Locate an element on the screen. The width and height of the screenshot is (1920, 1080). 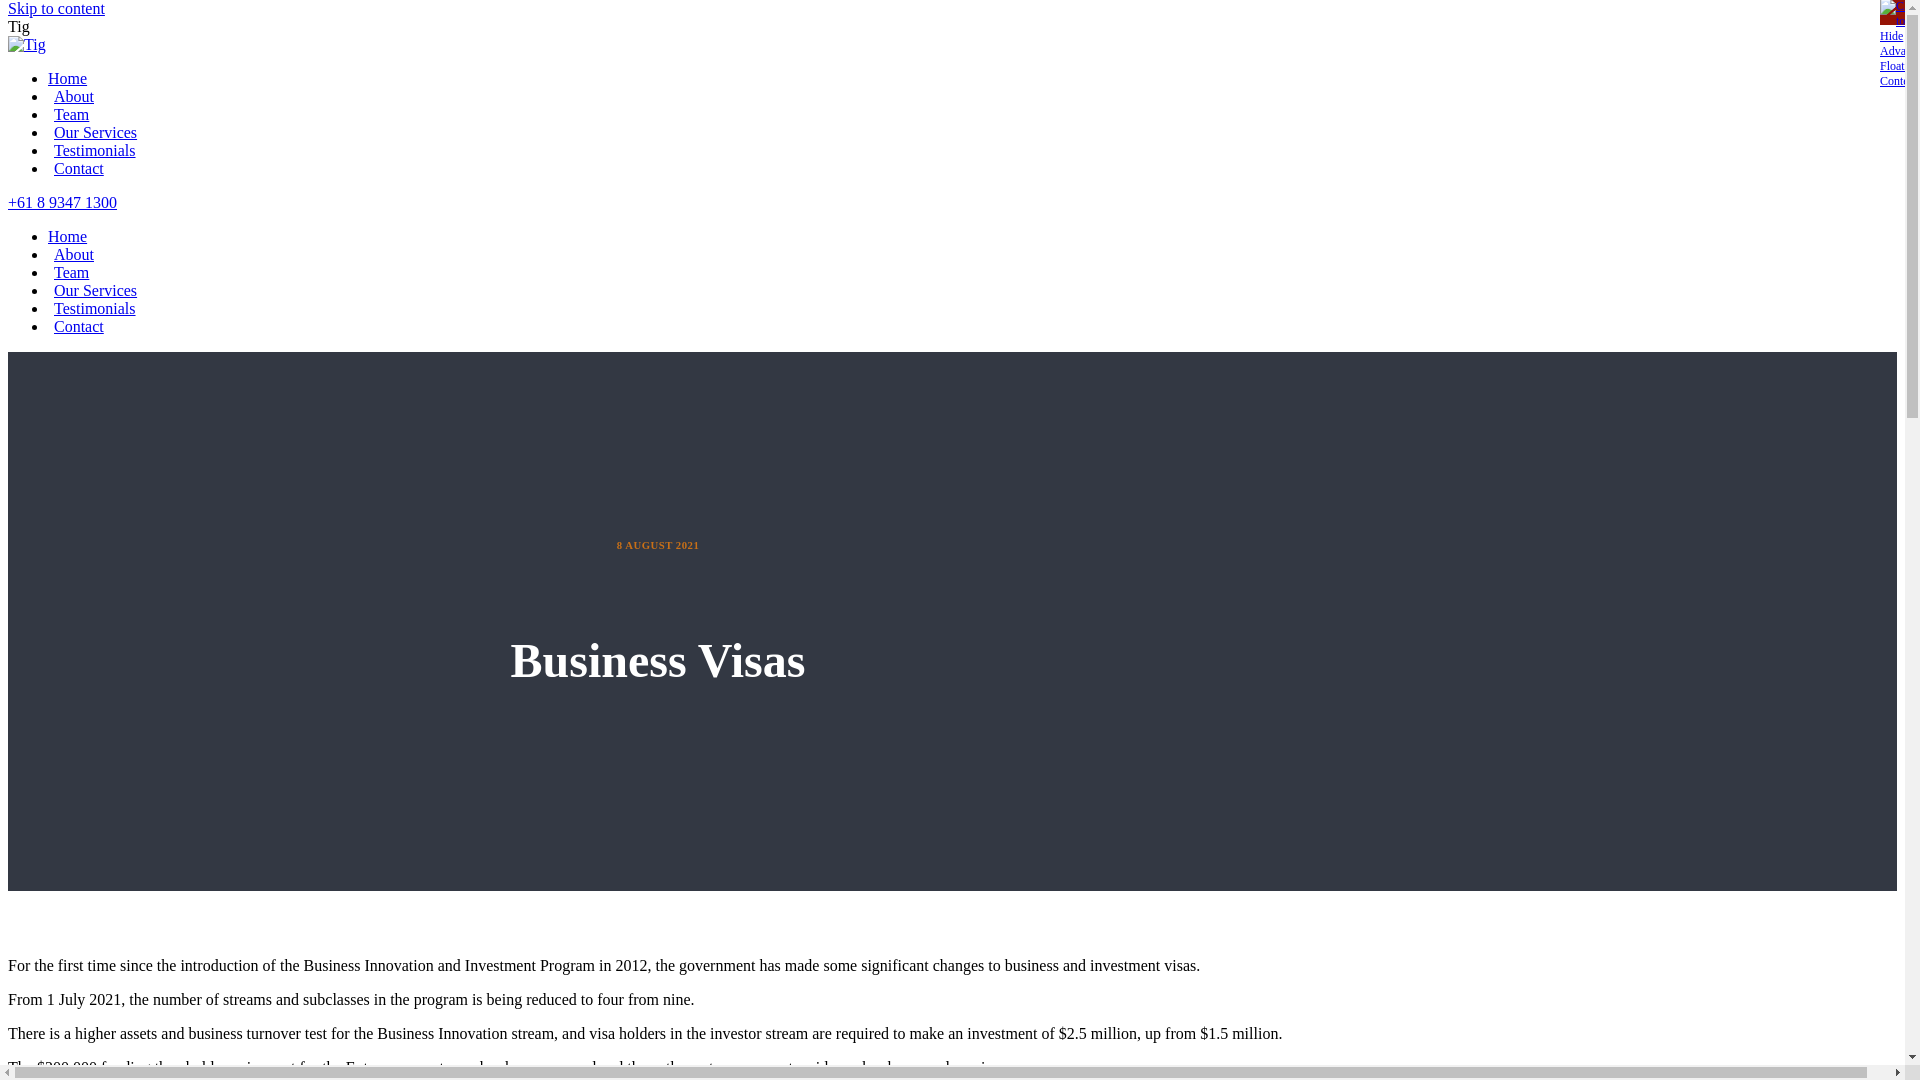
'Our Services' is located at coordinates (91, 290).